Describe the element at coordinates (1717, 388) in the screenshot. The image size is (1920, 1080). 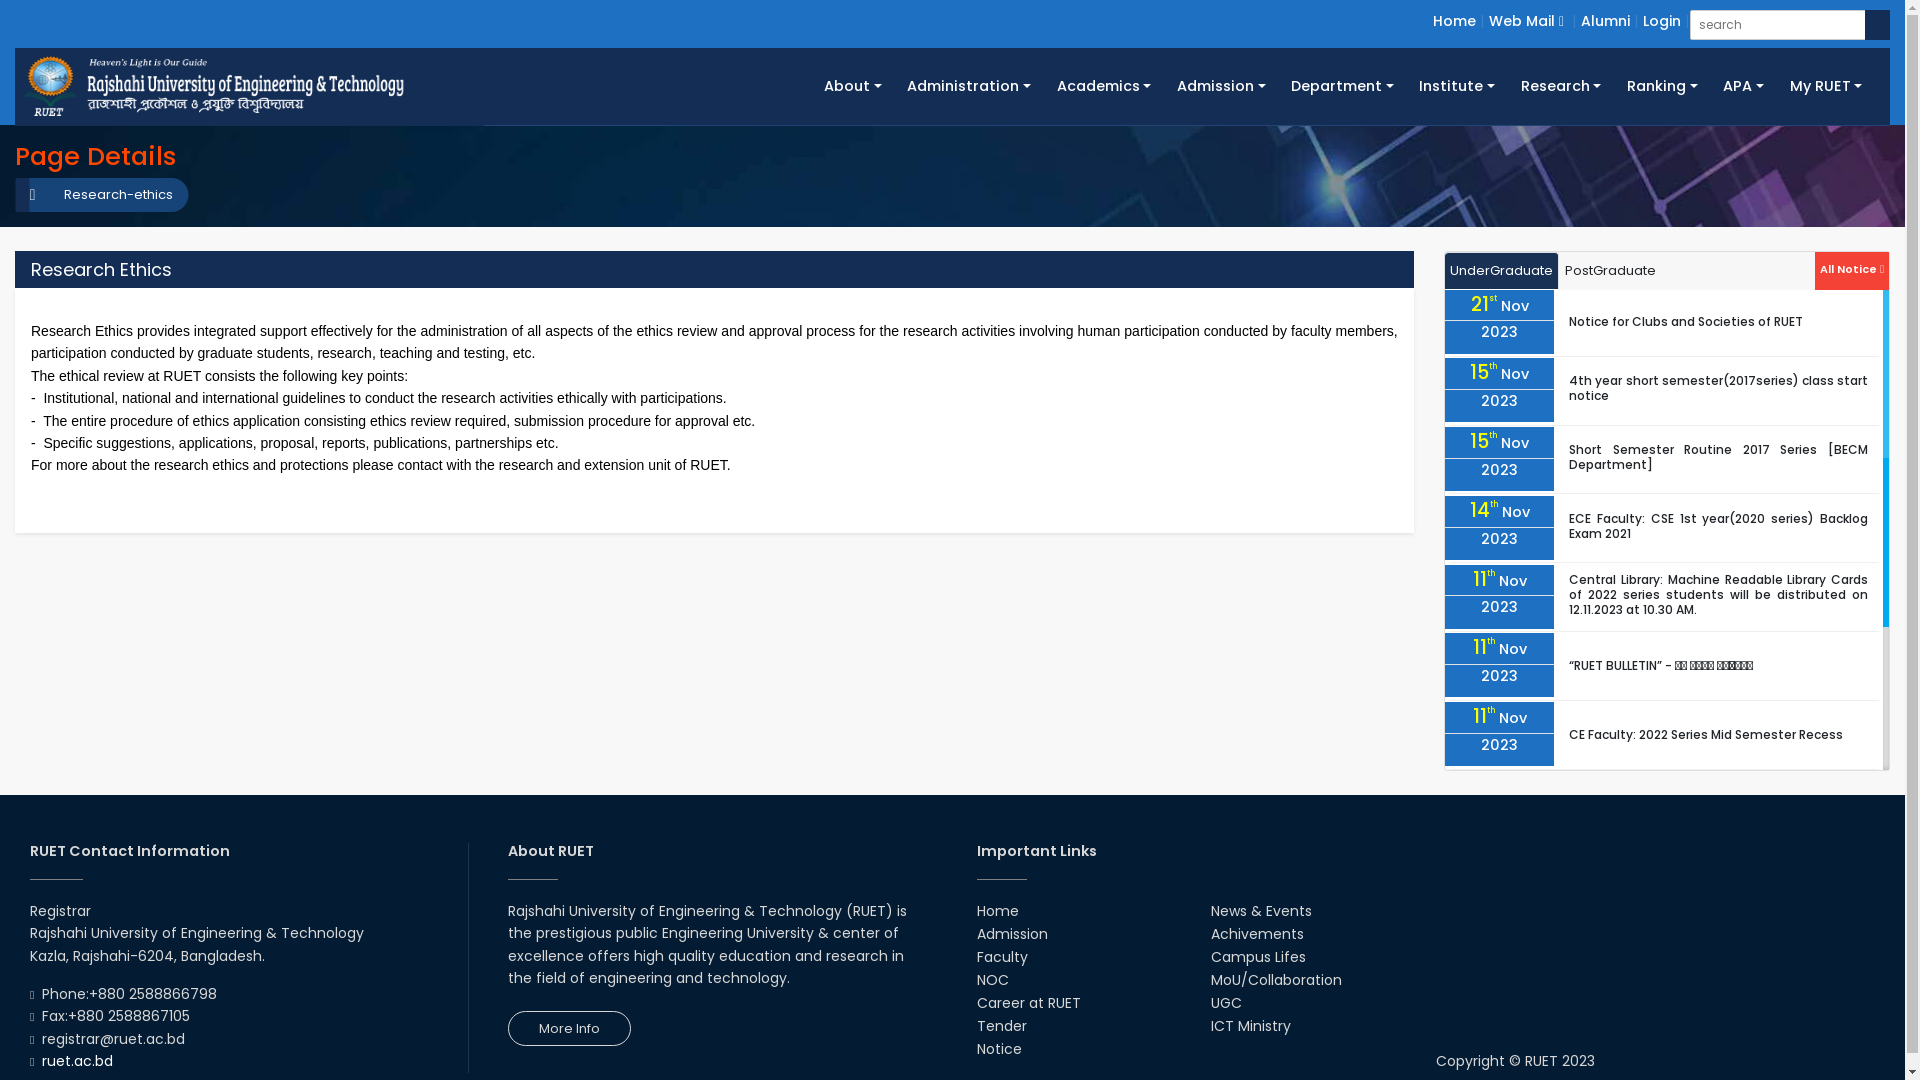
I see `'4th year short semester(2017series) class start notice'` at that location.